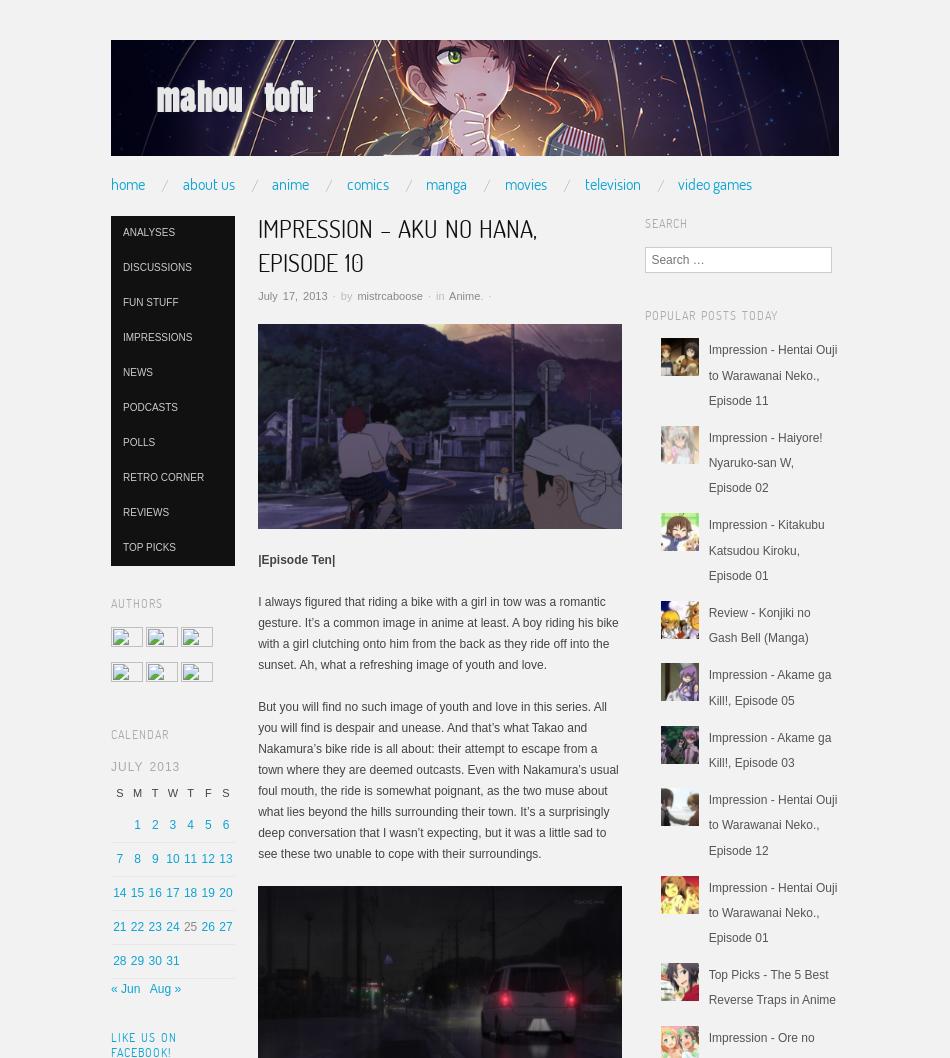 Image resolution: width=950 pixels, height=1058 pixels. What do you see at coordinates (123, 547) in the screenshot?
I see `'Top Picks'` at bounding box center [123, 547].